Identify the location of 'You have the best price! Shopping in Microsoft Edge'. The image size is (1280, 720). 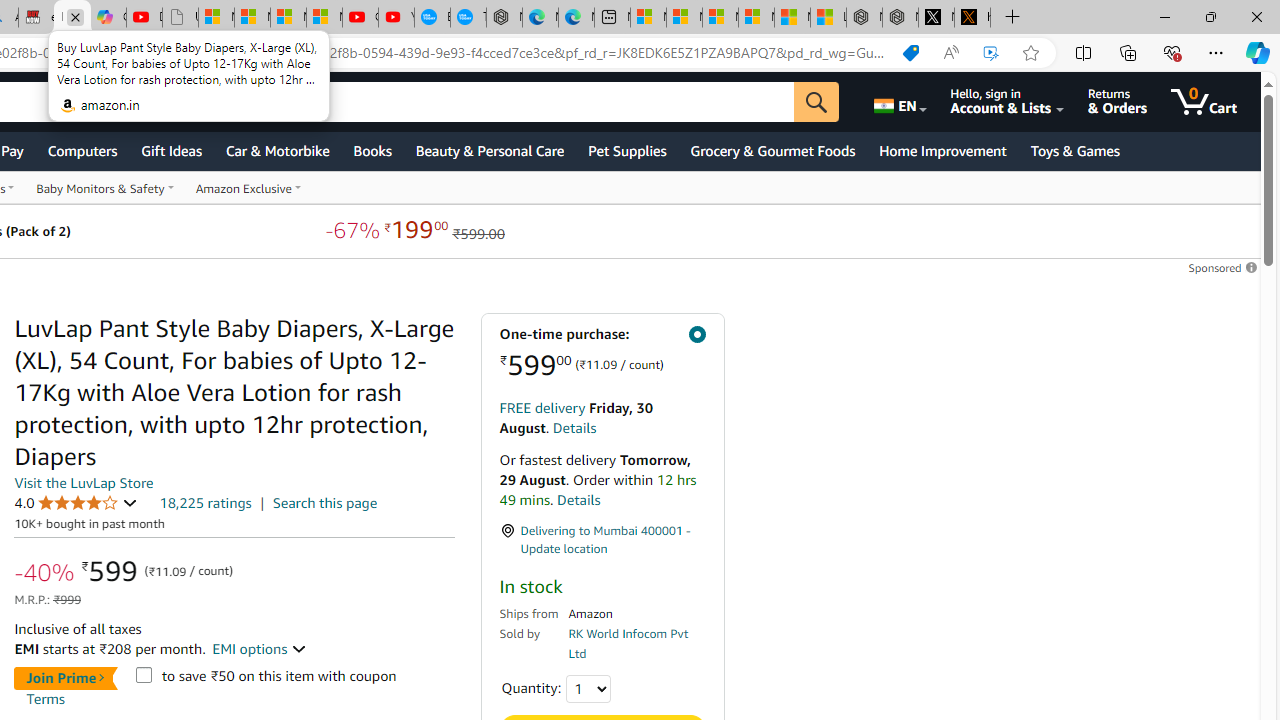
(909, 52).